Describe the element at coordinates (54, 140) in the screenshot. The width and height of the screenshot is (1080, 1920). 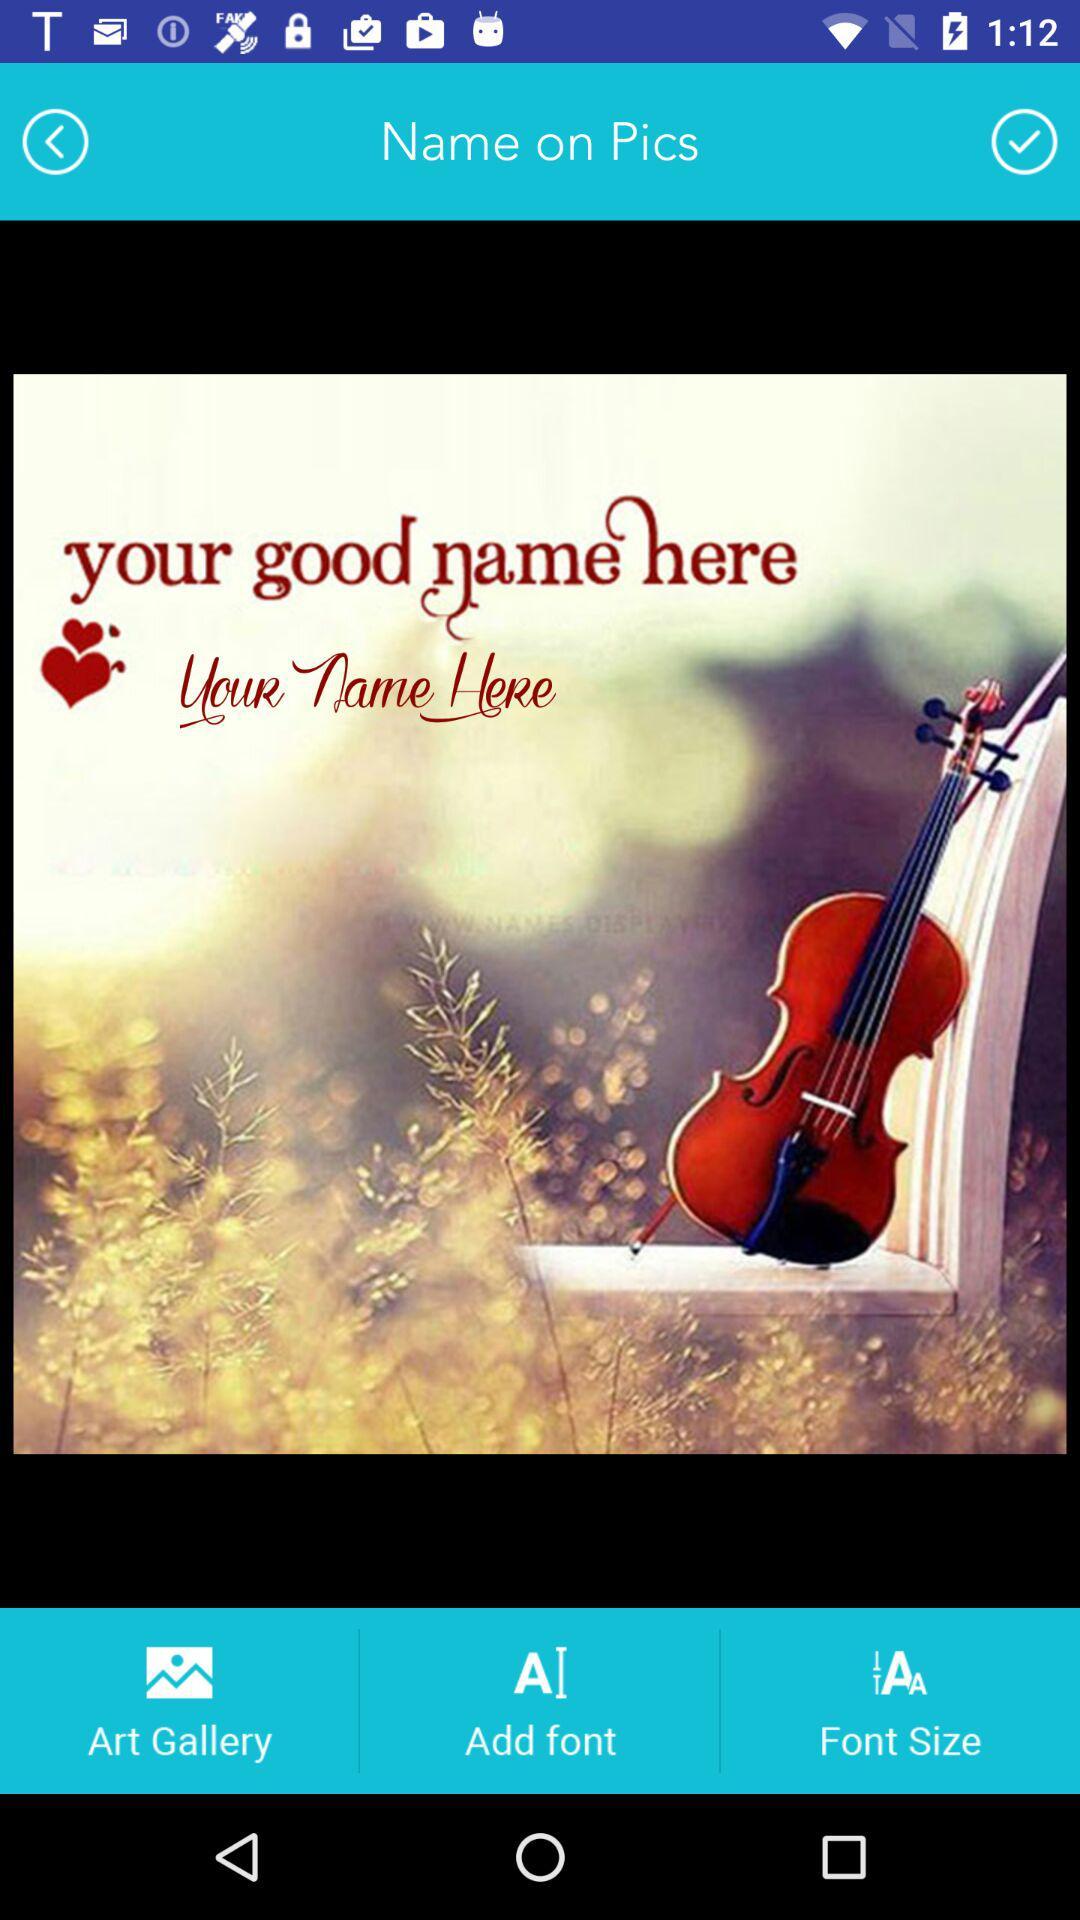
I see `the item at the top left corner` at that location.